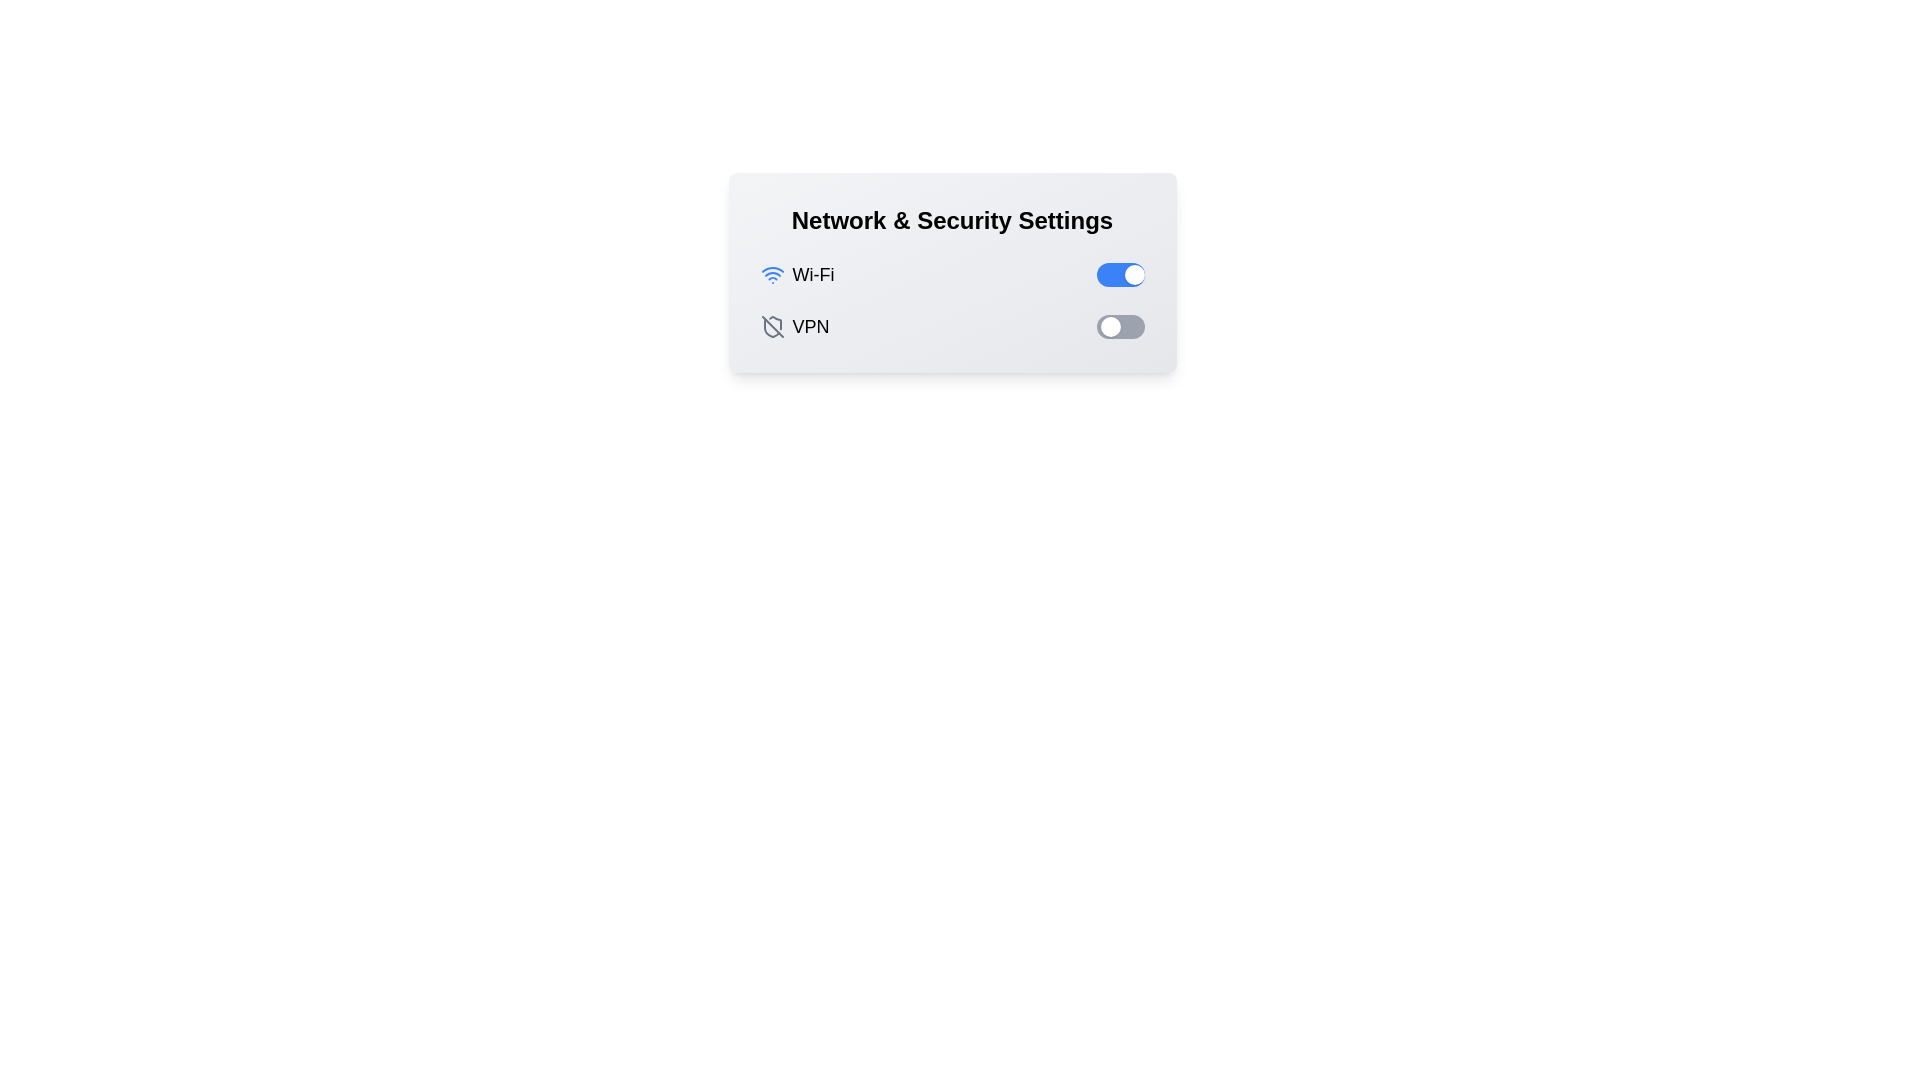 The image size is (1920, 1080). Describe the element at coordinates (771, 268) in the screenshot. I see `the second arc of the Wi-Fi icon, which is a curved line styled with a thin contour and located to the left of the text 'Wi-Fi' in the settings panel` at that location.